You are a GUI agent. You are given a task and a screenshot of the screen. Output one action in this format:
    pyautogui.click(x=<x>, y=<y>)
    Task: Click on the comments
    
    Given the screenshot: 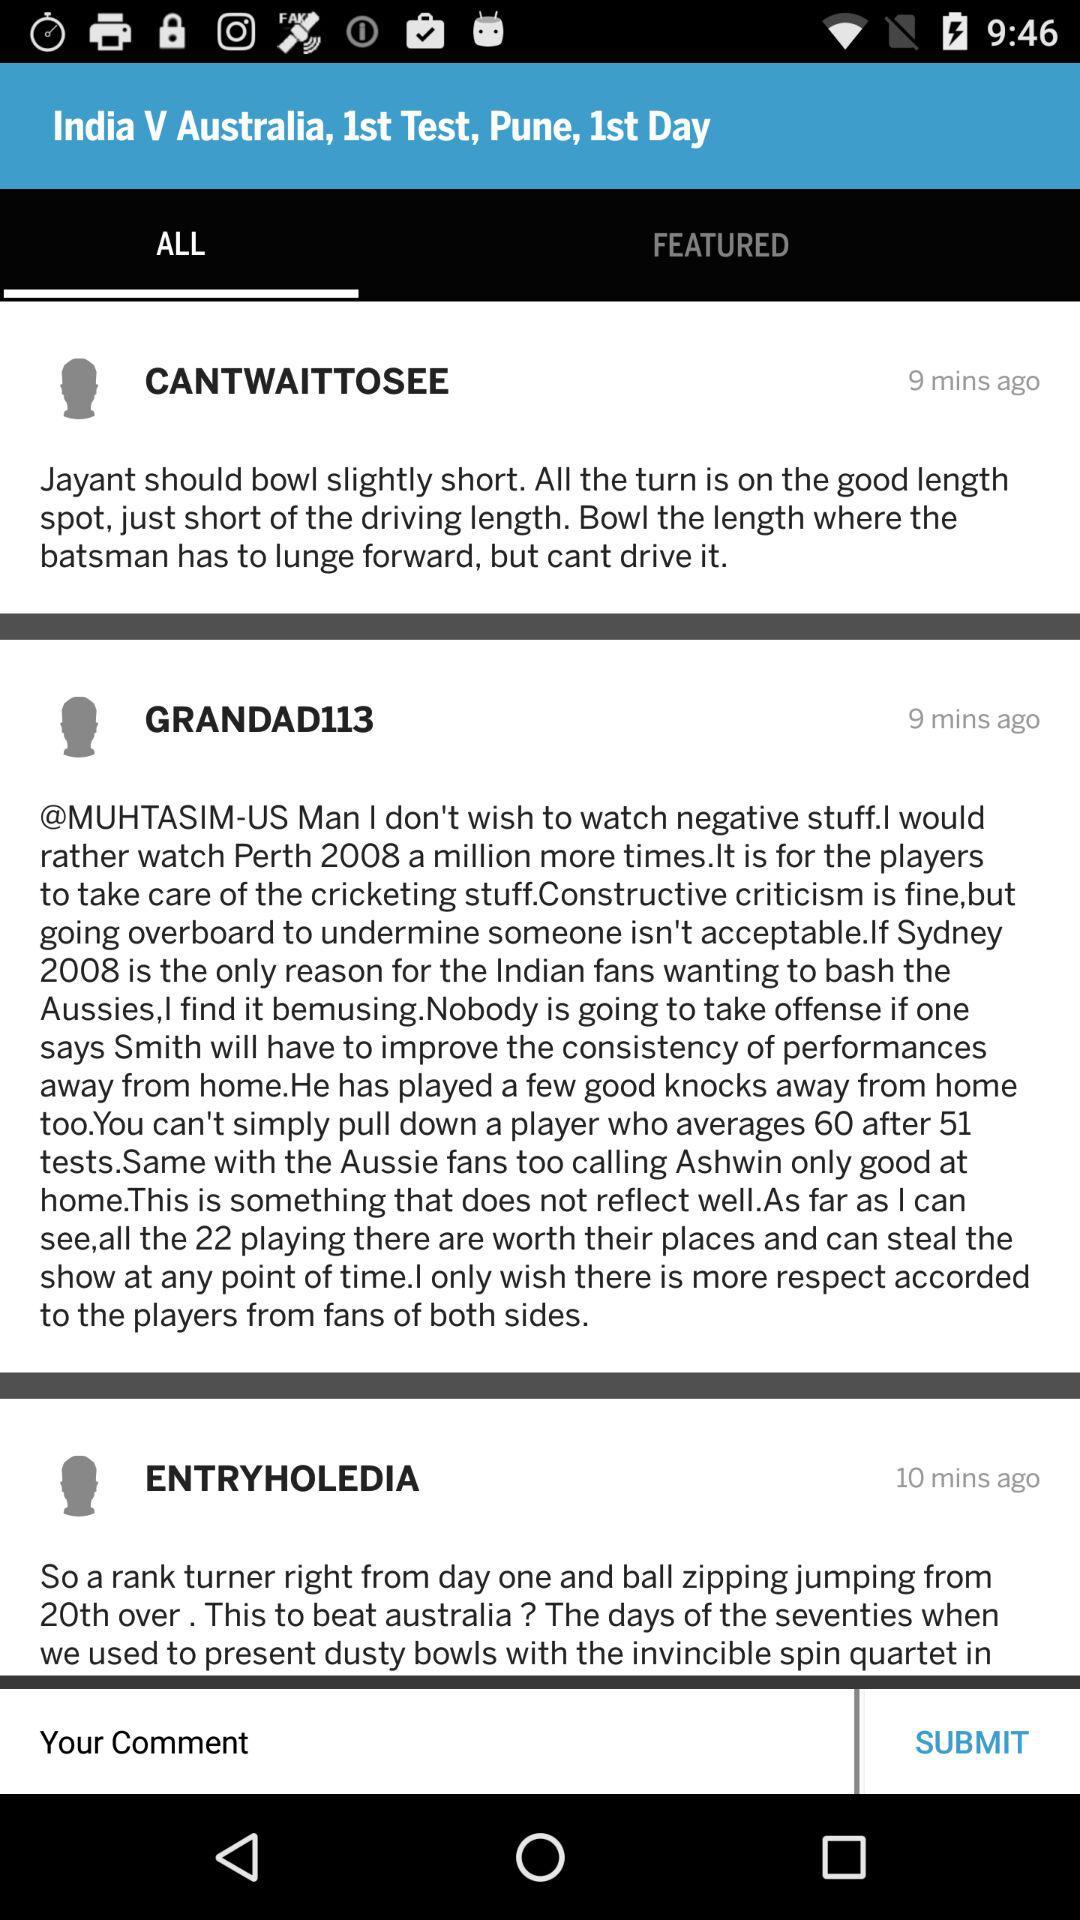 What is the action you would take?
    pyautogui.click(x=426, y=1740)
    